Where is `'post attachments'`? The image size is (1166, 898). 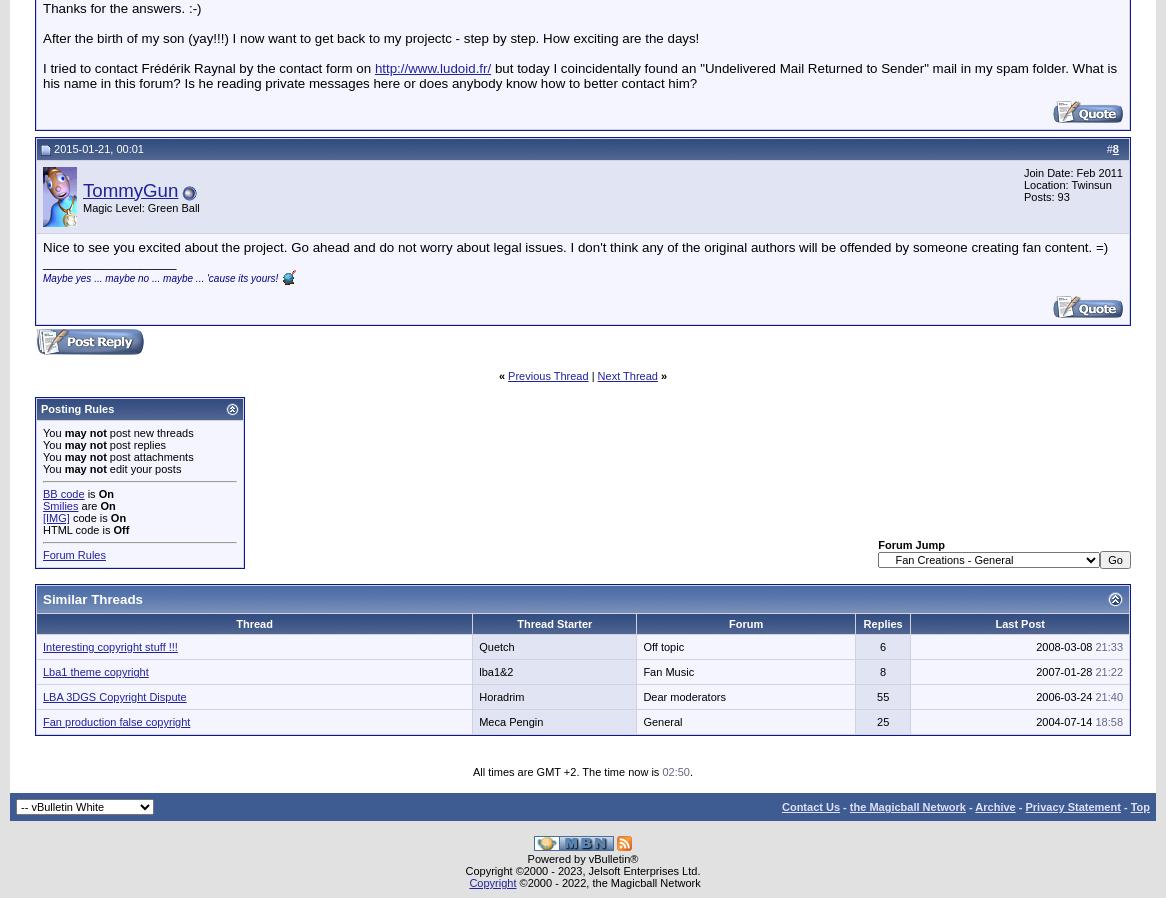
'post attachments' is located at coordinates (149, 455).